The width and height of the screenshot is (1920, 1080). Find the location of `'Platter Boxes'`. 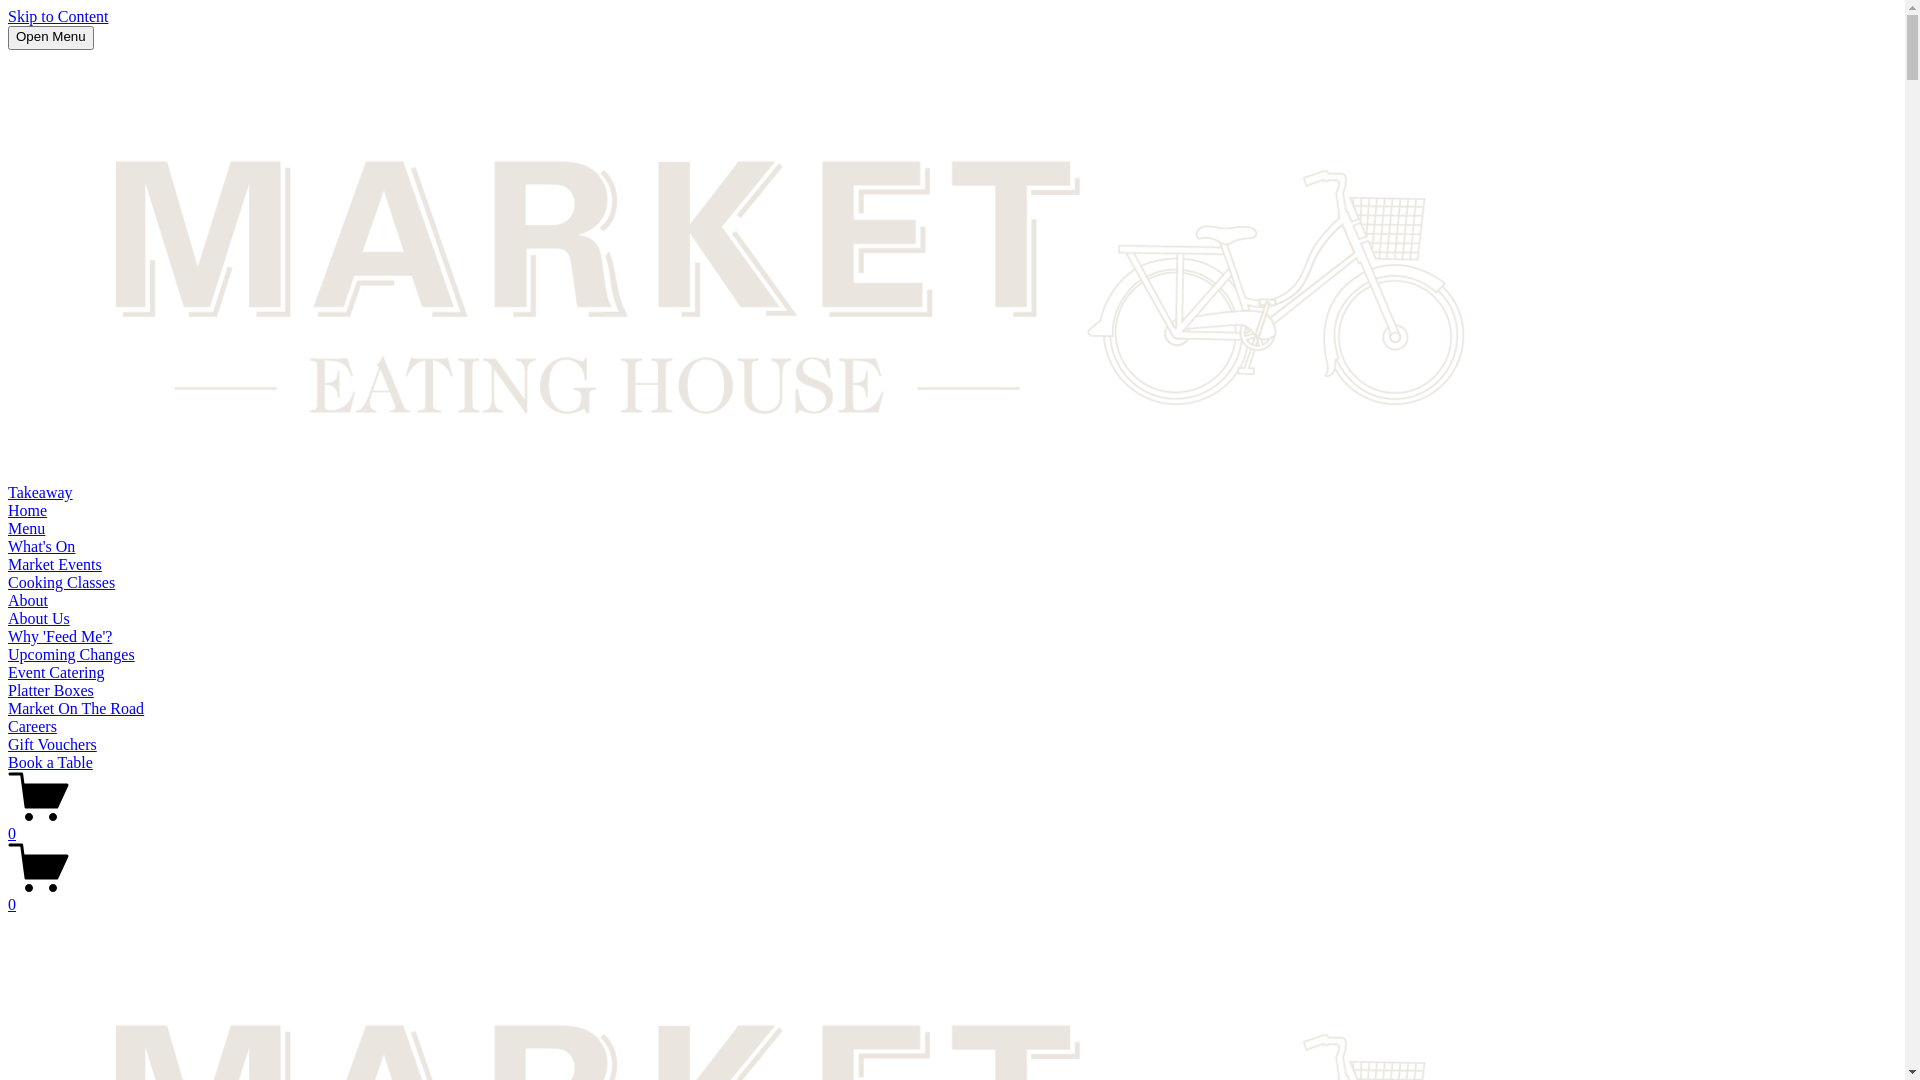

'Platter Boxes' is located at coordinates (51, 689).